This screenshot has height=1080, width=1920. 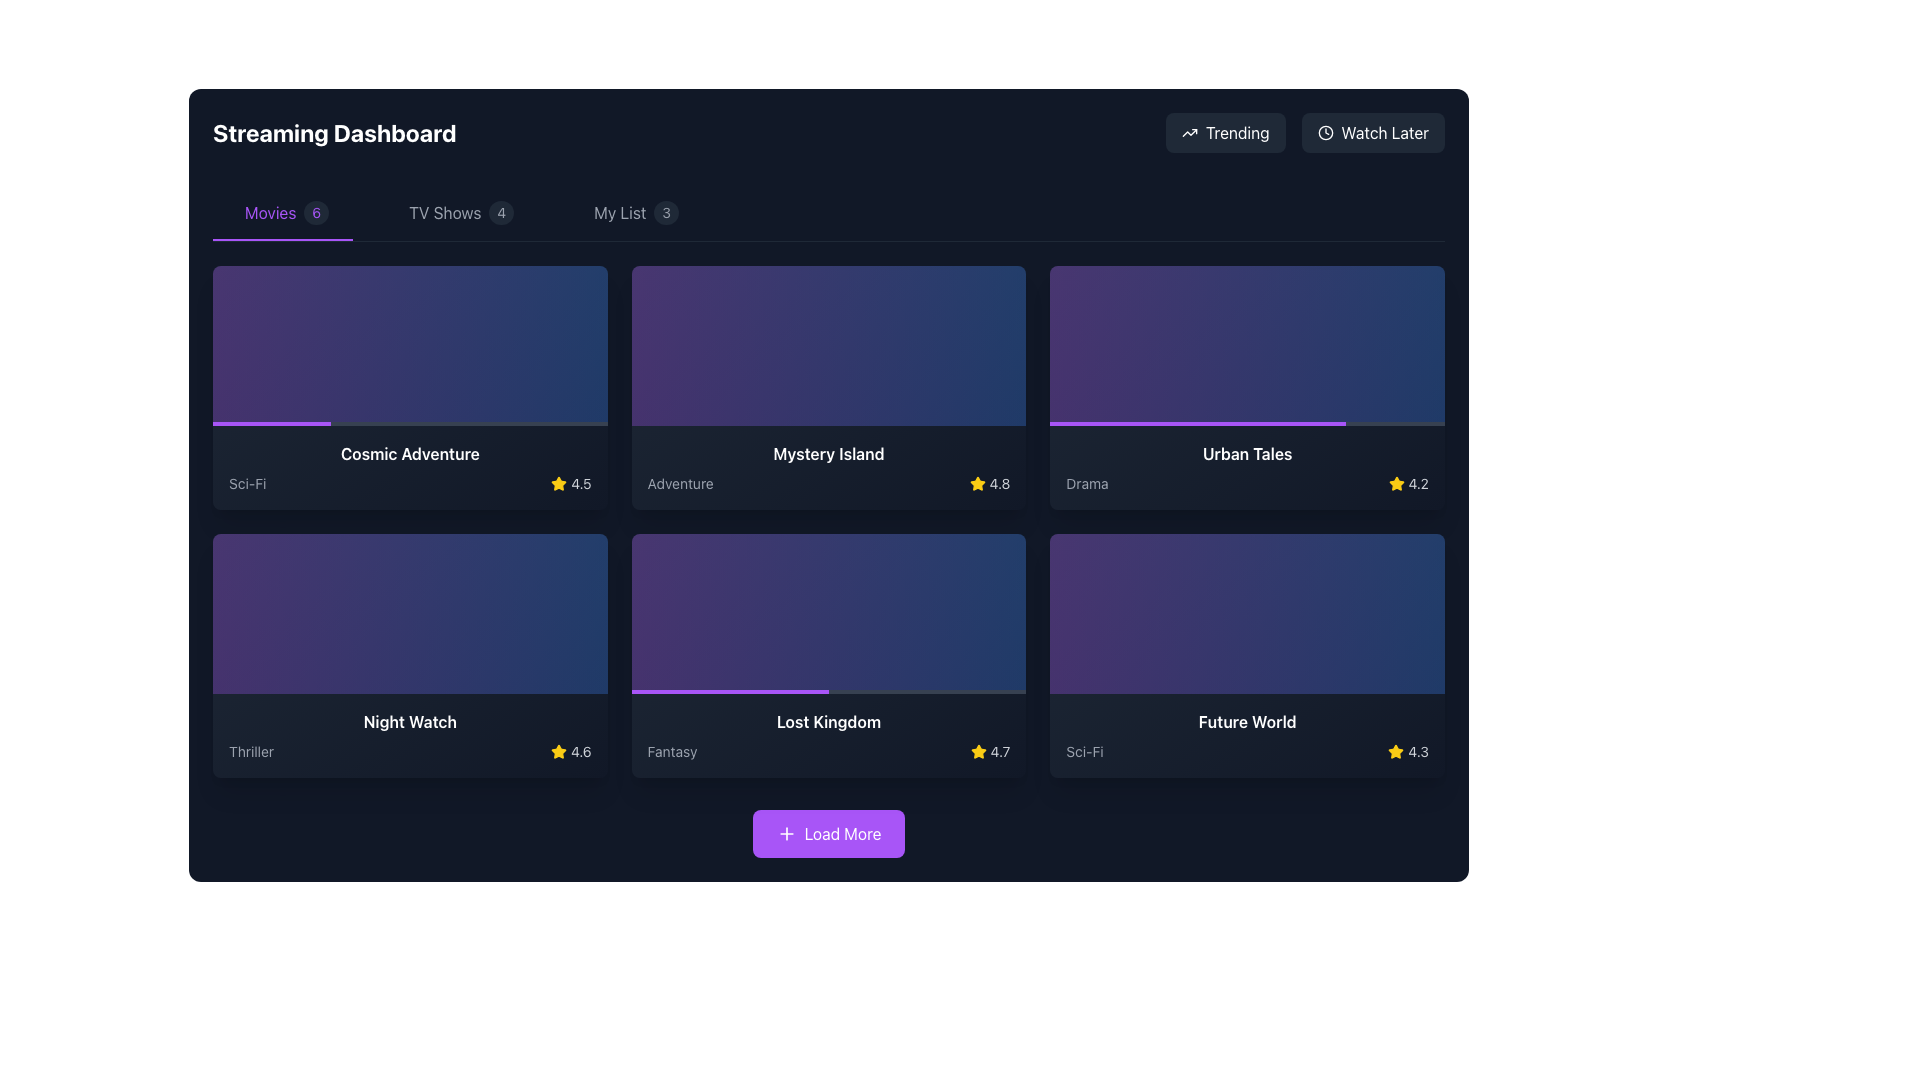 I want to click on the text label displaying 'Sci-Fi', which is styled with a small font size and gray color, located in the lower section of the 'Cosmic Adventure' movie tile, so click(x=246, y=483).